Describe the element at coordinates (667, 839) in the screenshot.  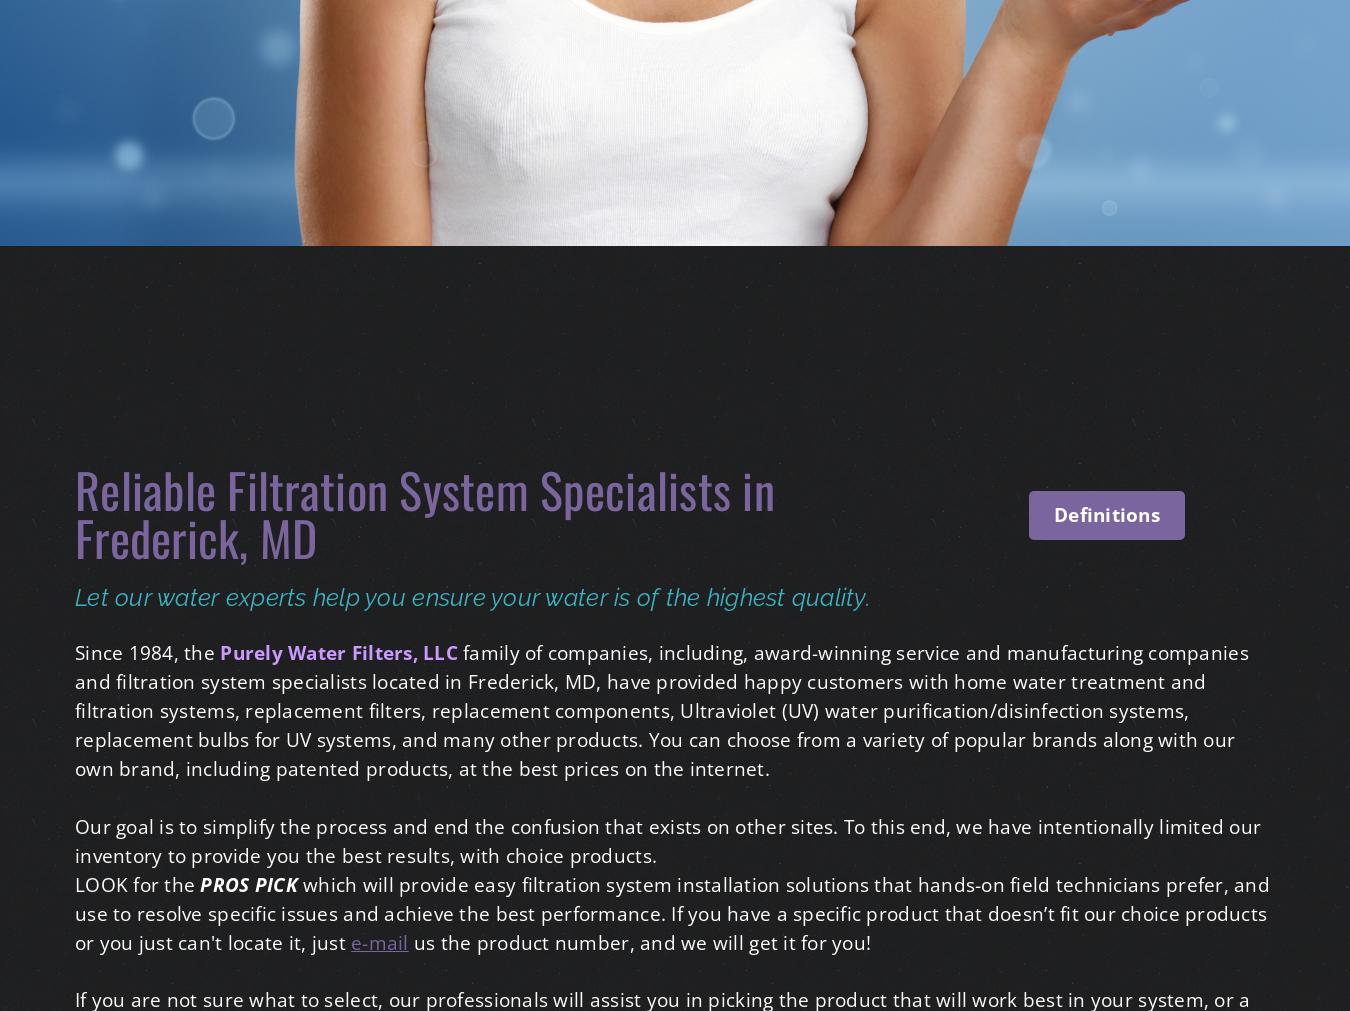
I see `'Our goal is to simplify the process and end the confusion that exists on other sites. To this end, we have intentionally limited our inventory to provide you the best results, with choice products.'` at that location.